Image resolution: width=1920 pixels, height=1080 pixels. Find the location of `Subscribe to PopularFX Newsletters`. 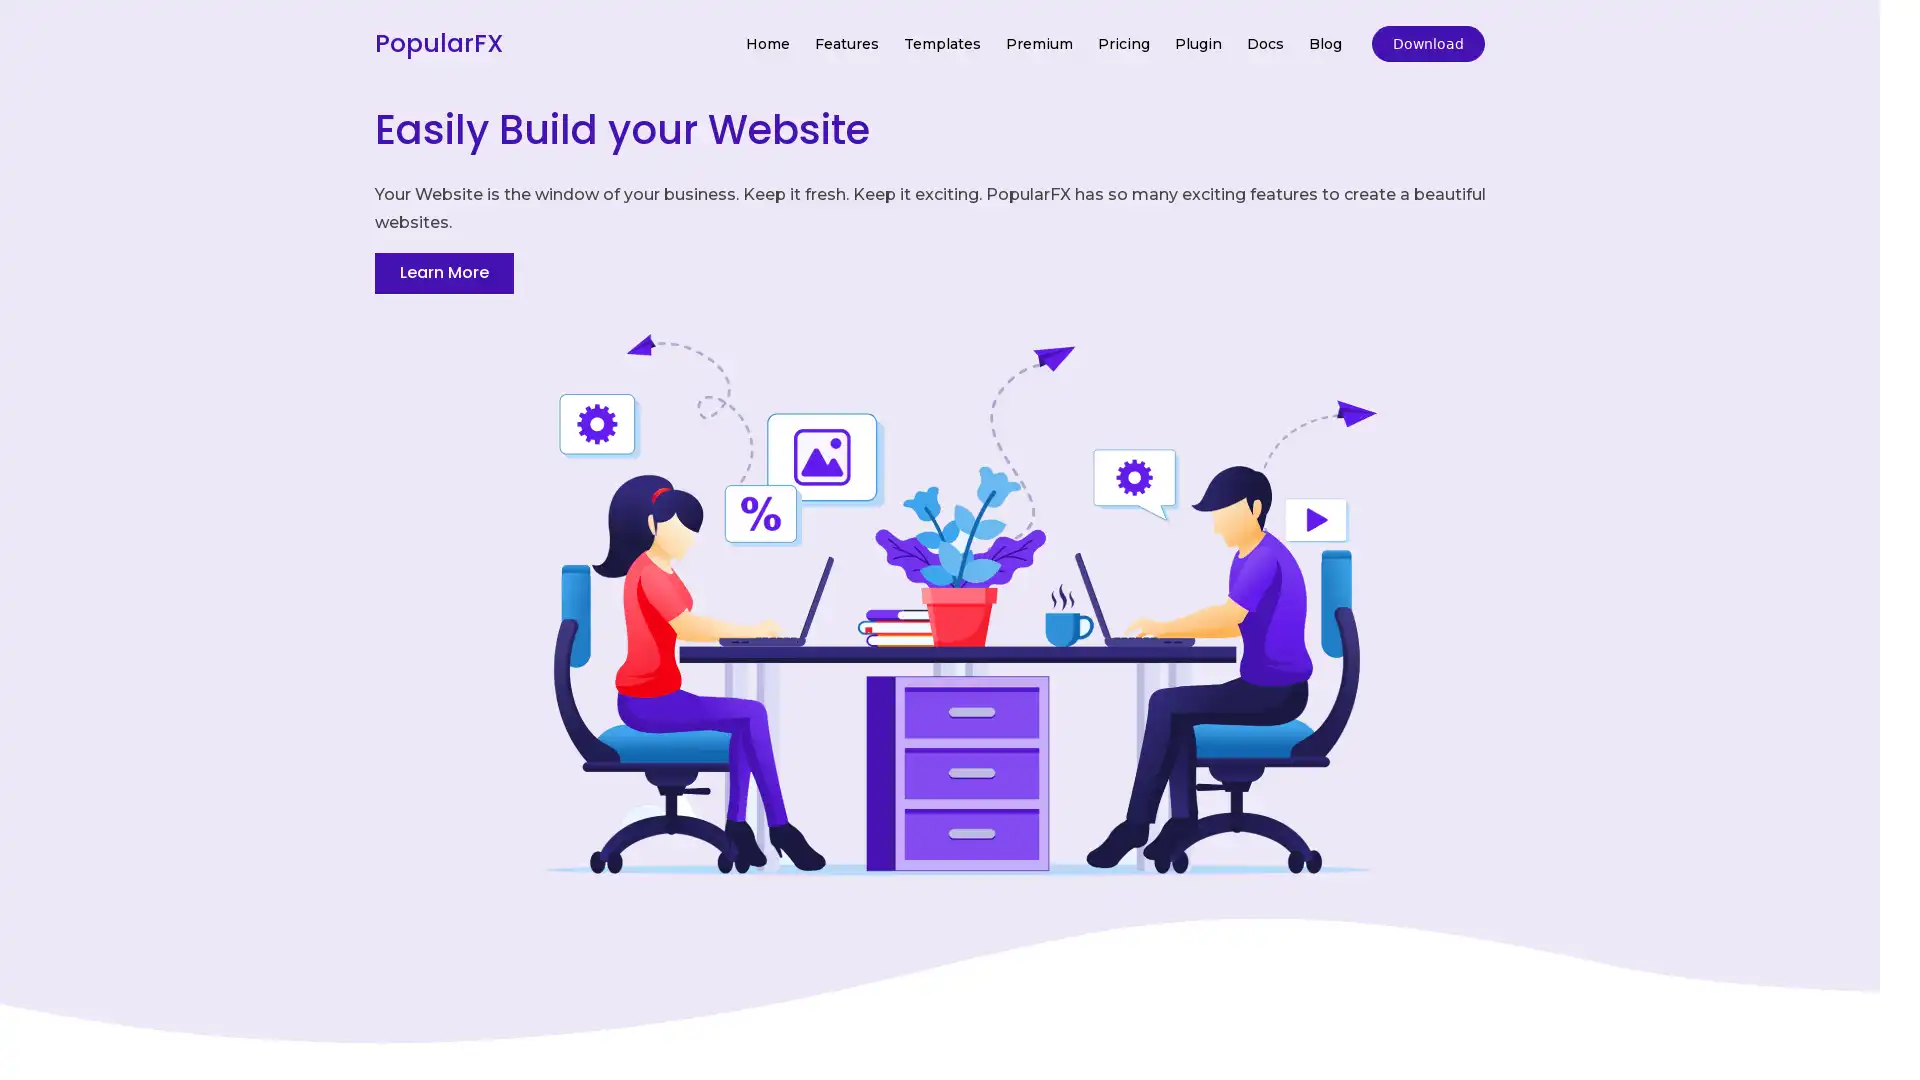

Subscribe to PopularFX Newsletters is located at coordinates (958, 501).